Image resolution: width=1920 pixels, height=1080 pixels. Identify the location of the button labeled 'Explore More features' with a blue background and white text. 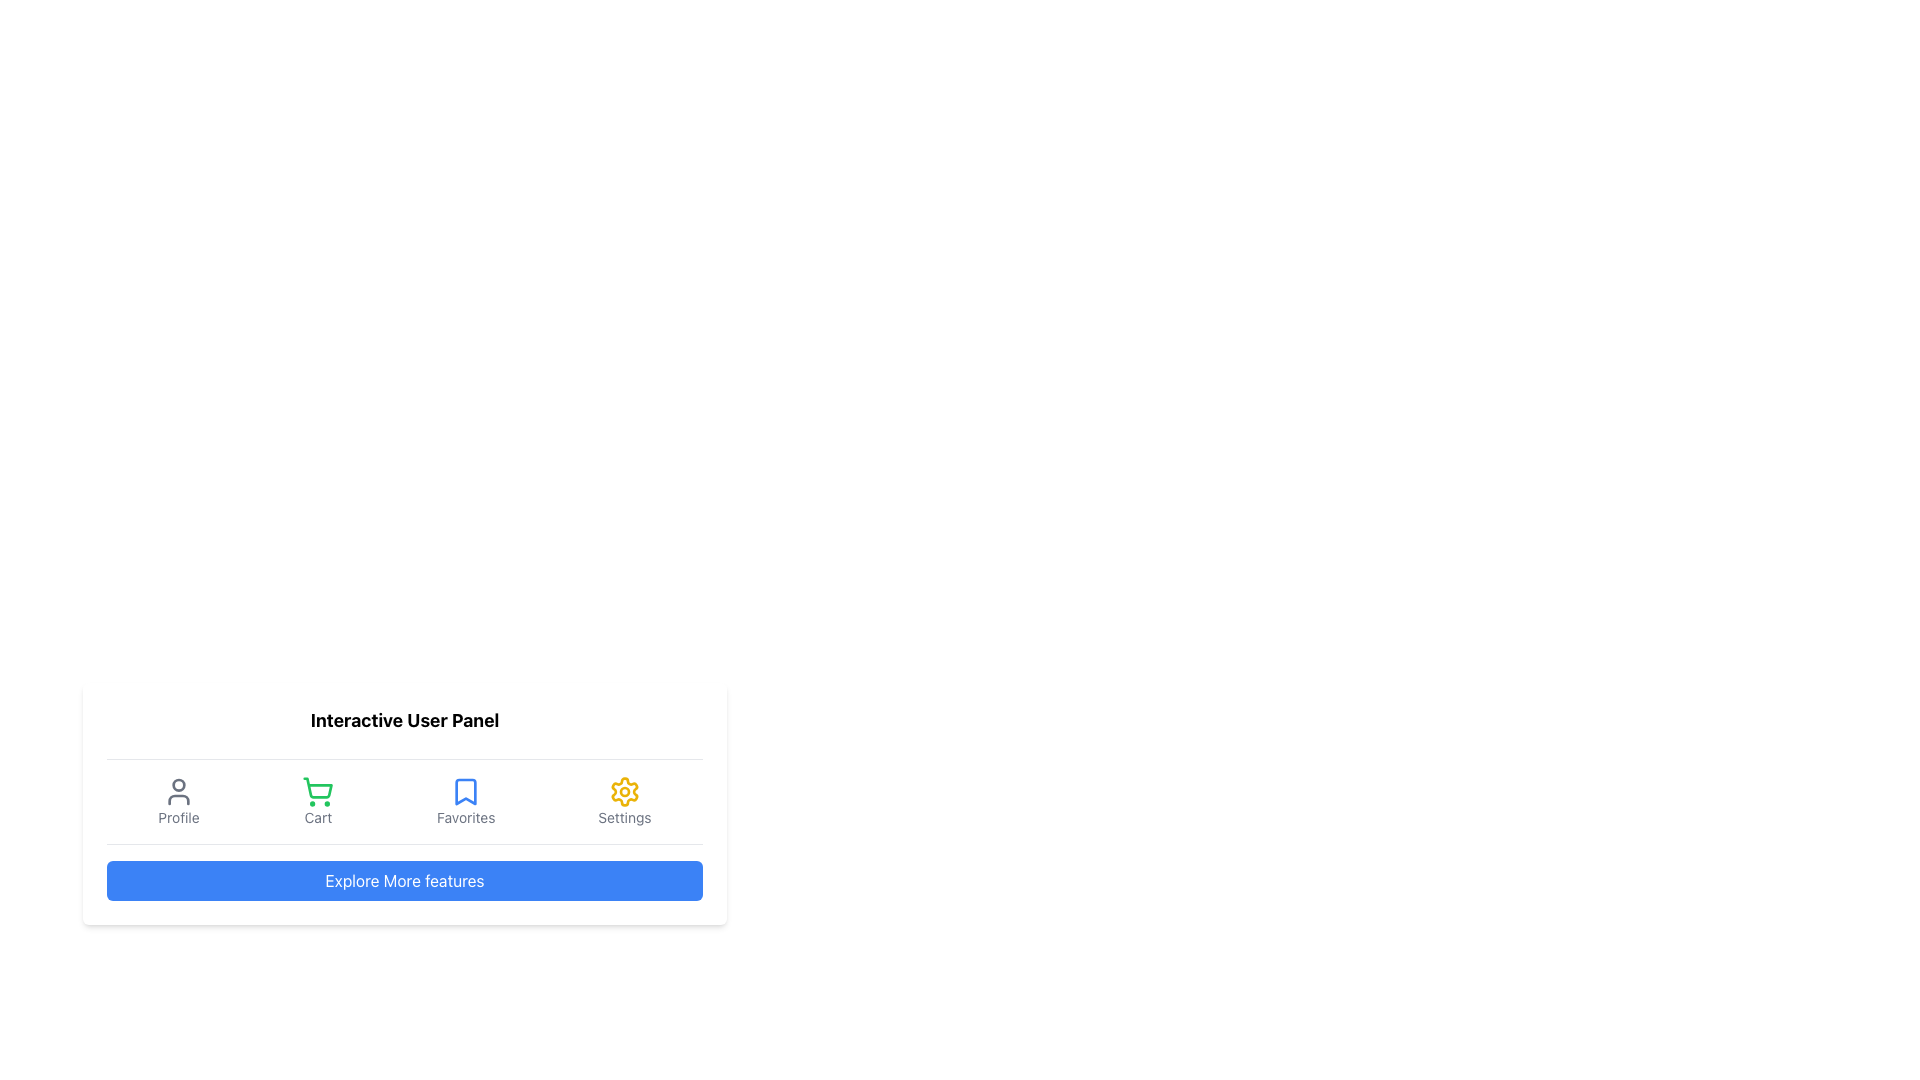
(403, 871).